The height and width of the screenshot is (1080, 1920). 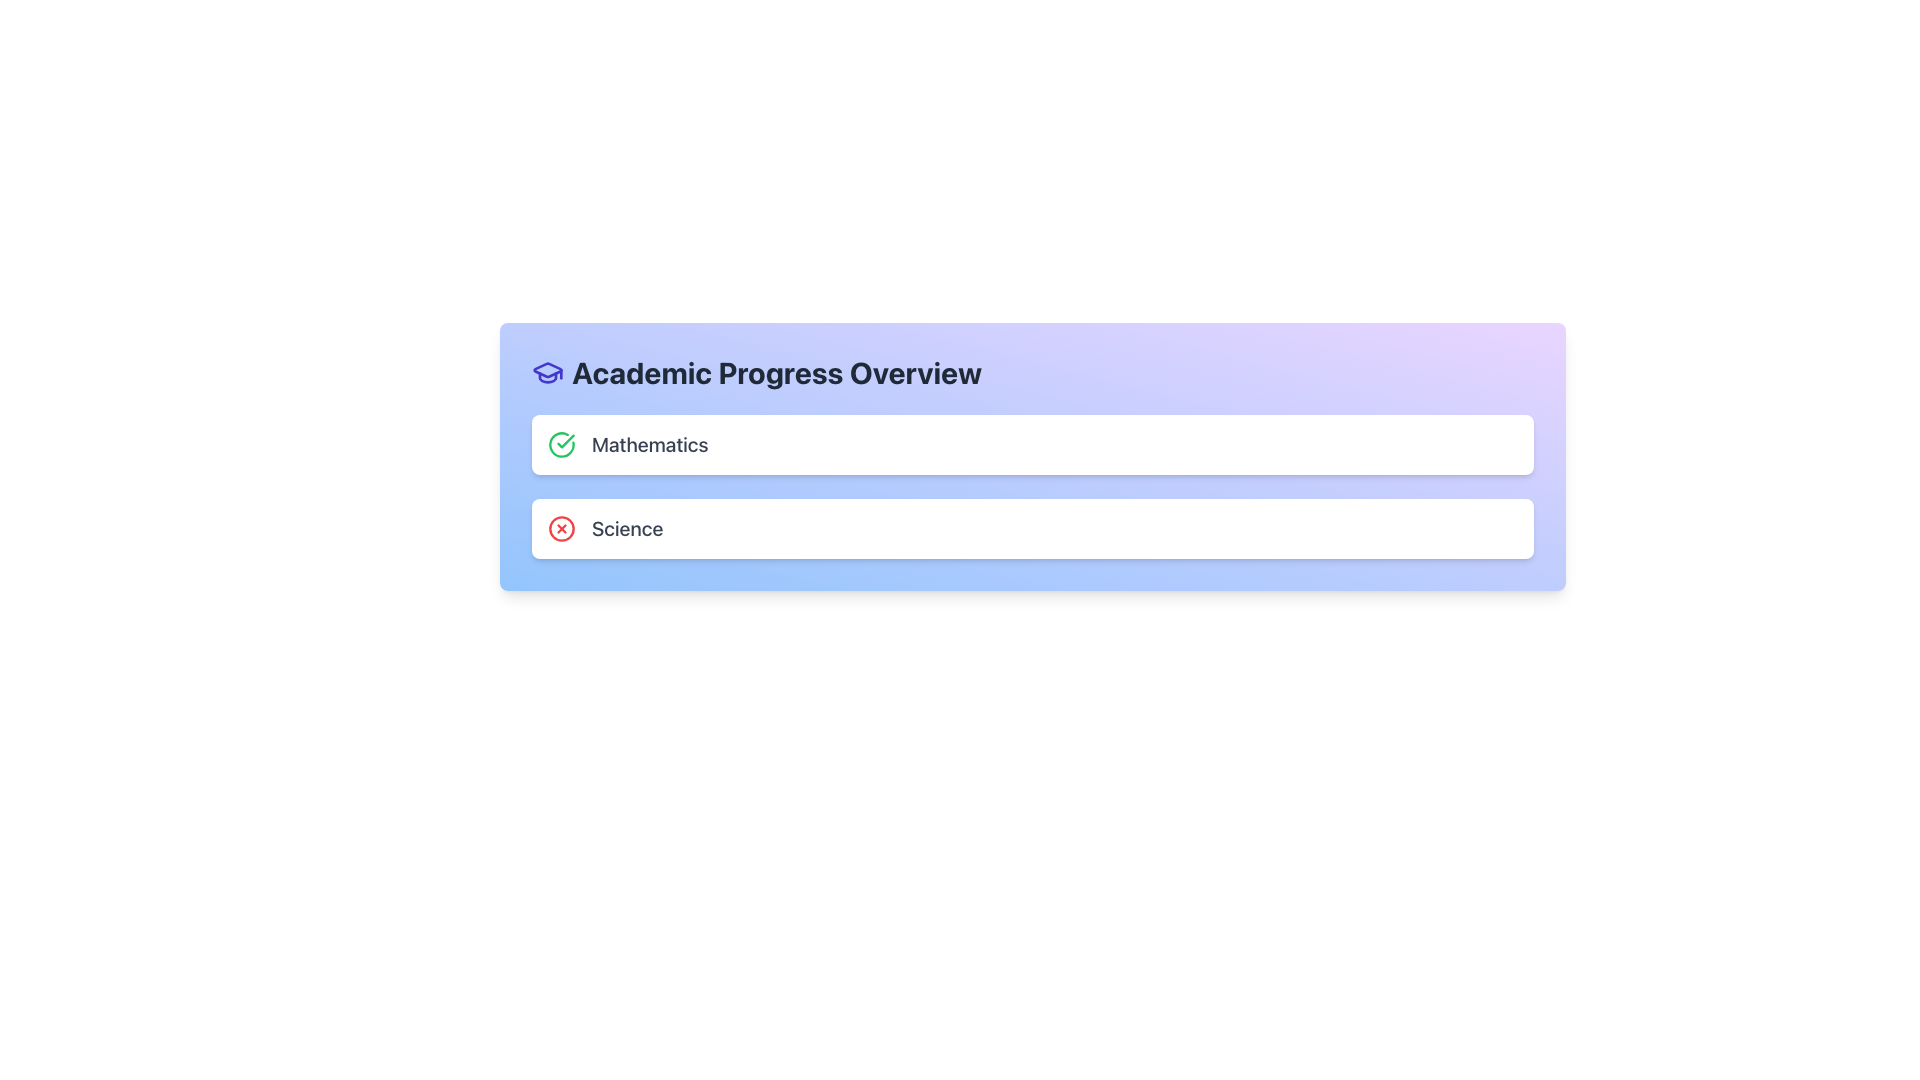 I want to click on the Text Label displaying 'Mathematics', which is styled in large medium-bold gray font and positioned to the right of a green check icon, so click(x=650, y=443).